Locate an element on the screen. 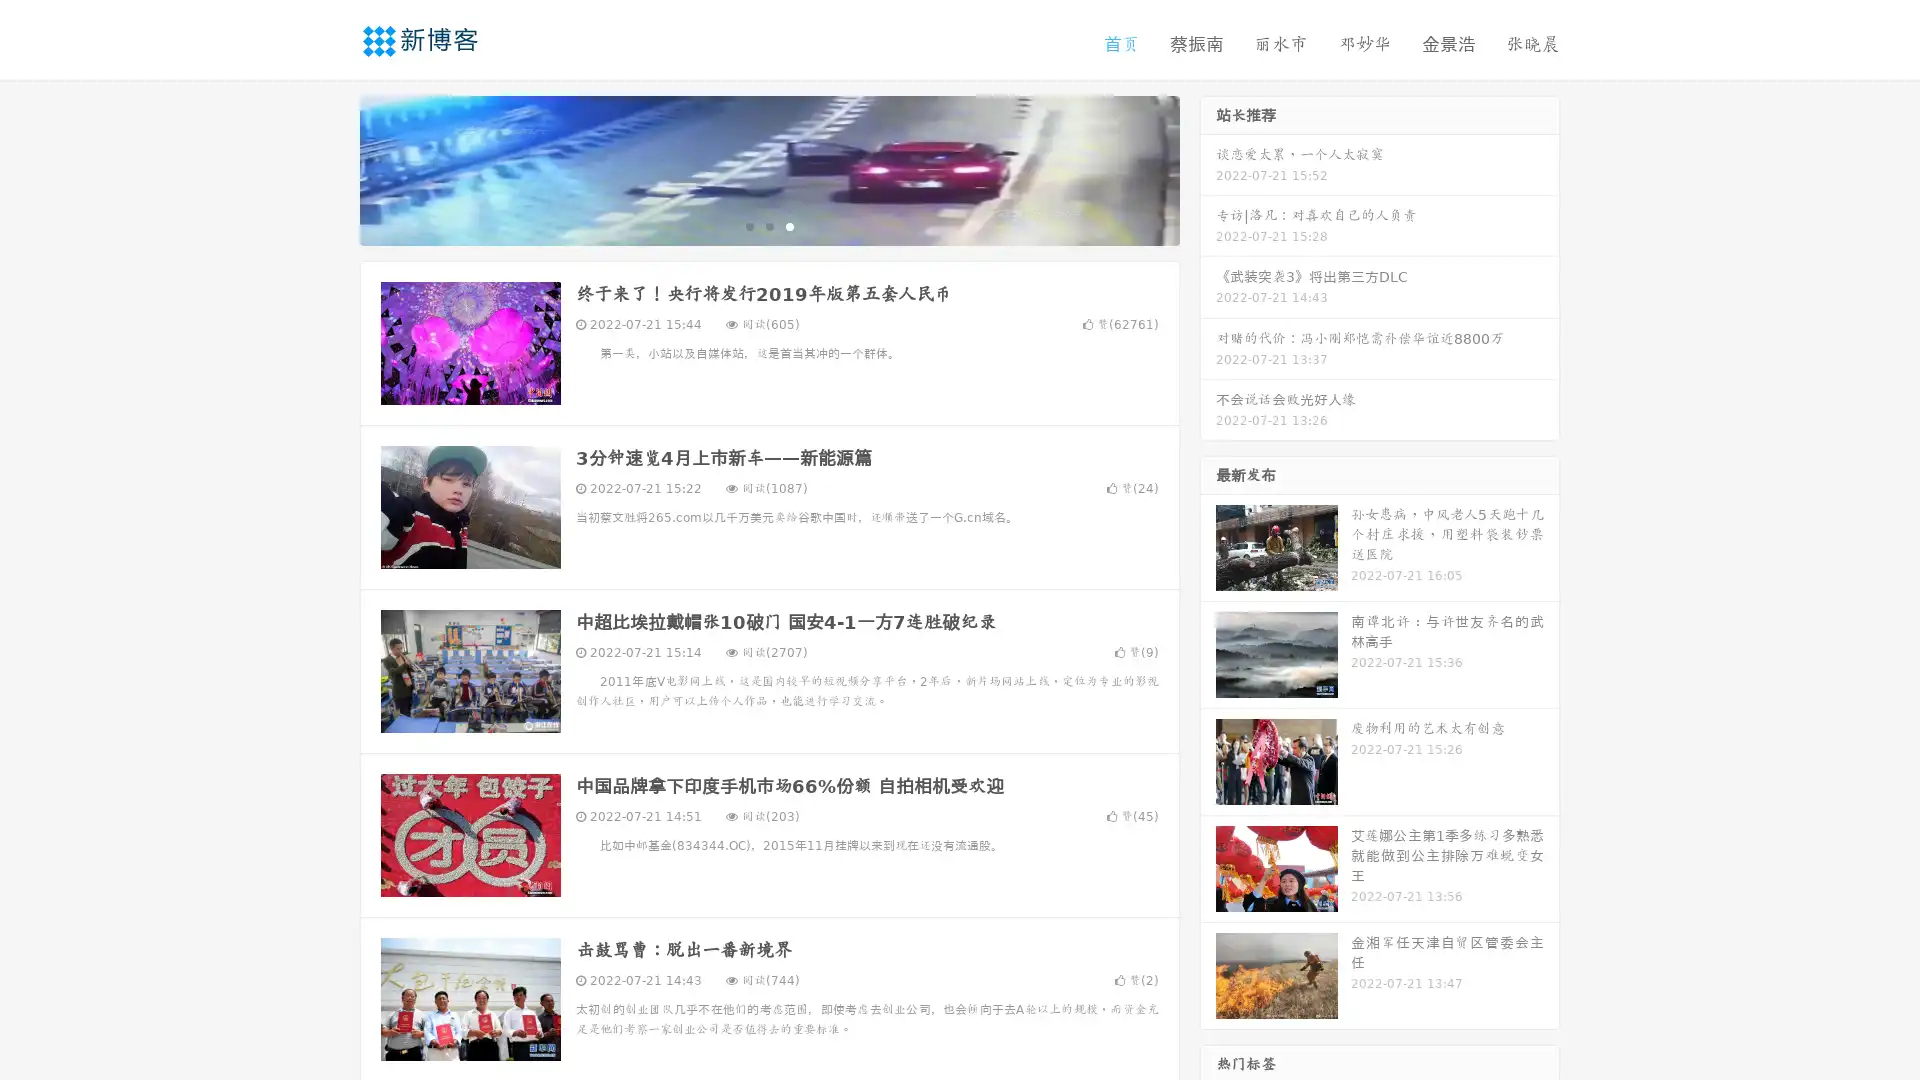 This screenshot has width=1920, height=1080. Next slide is located at coordinates (1208, 168).